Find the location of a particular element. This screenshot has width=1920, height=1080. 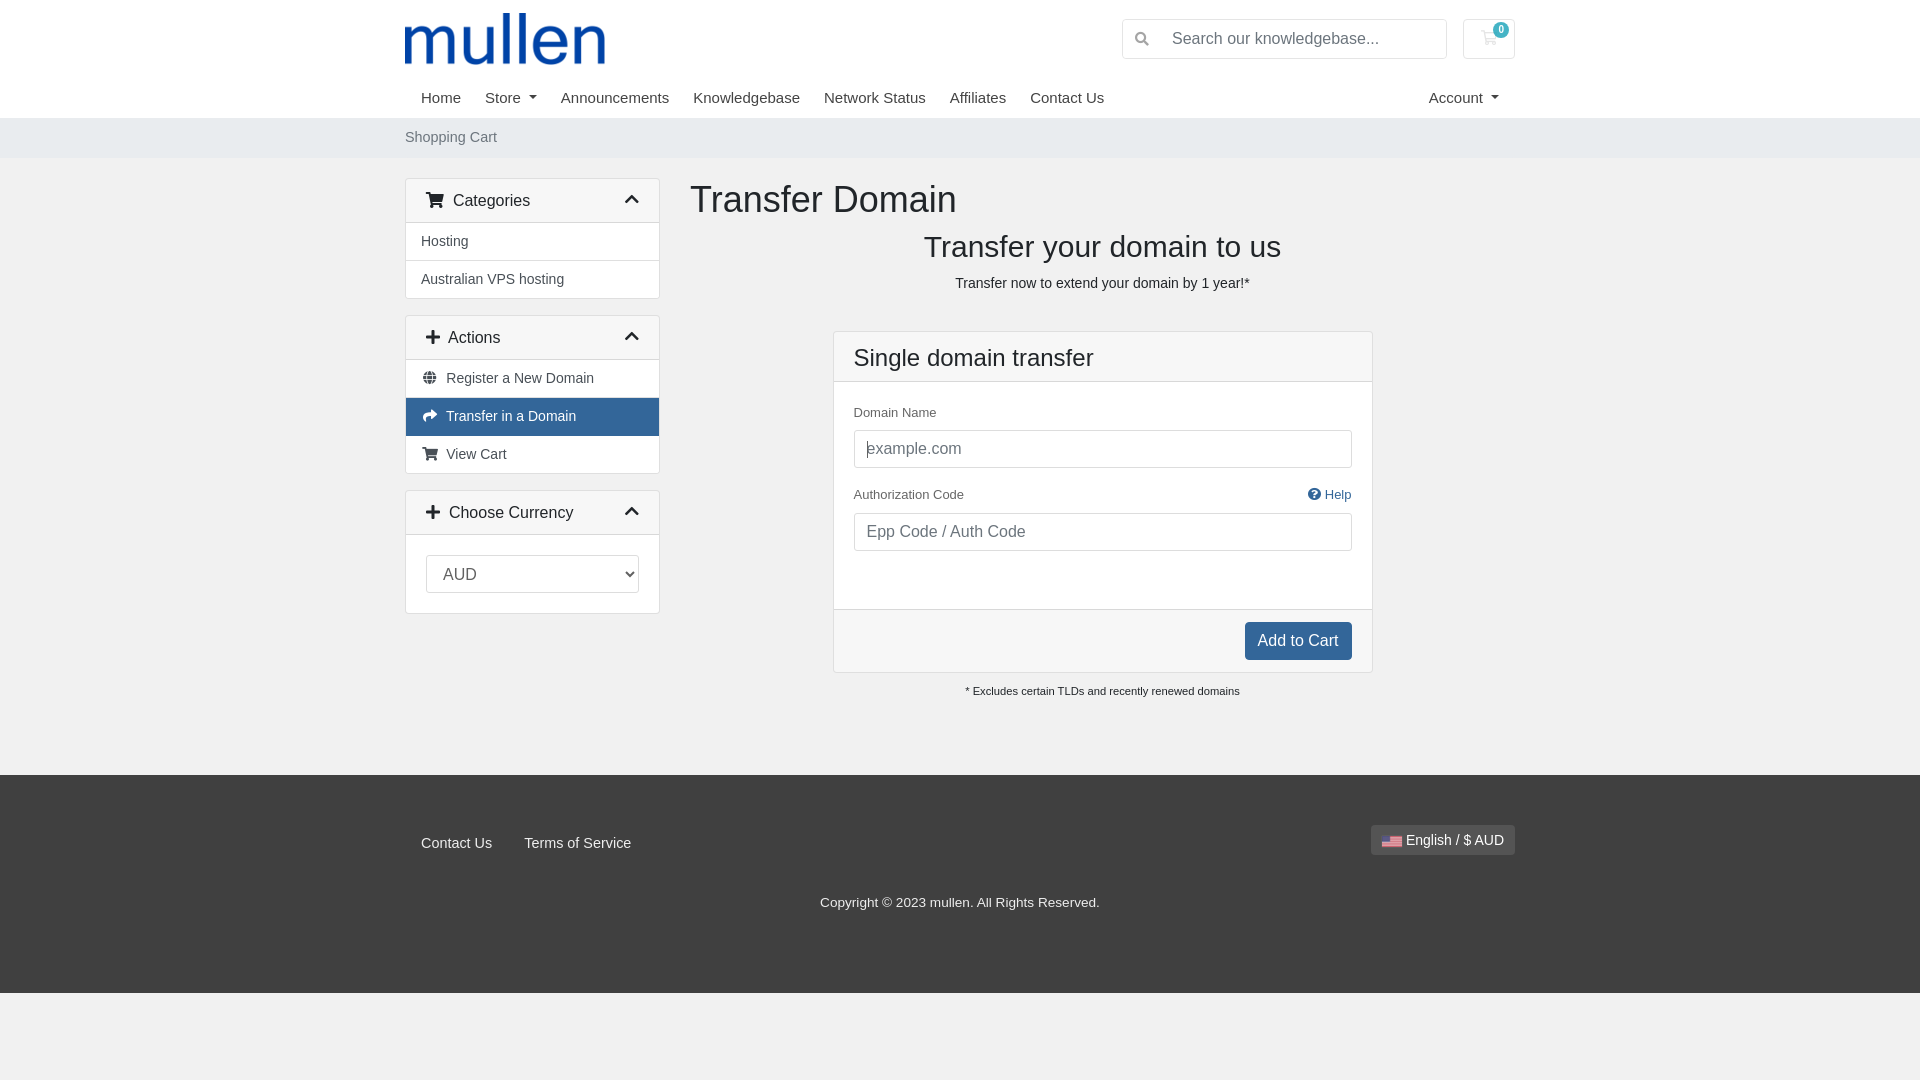

'English / $ AUD' is located at coordinates (1443, 840).